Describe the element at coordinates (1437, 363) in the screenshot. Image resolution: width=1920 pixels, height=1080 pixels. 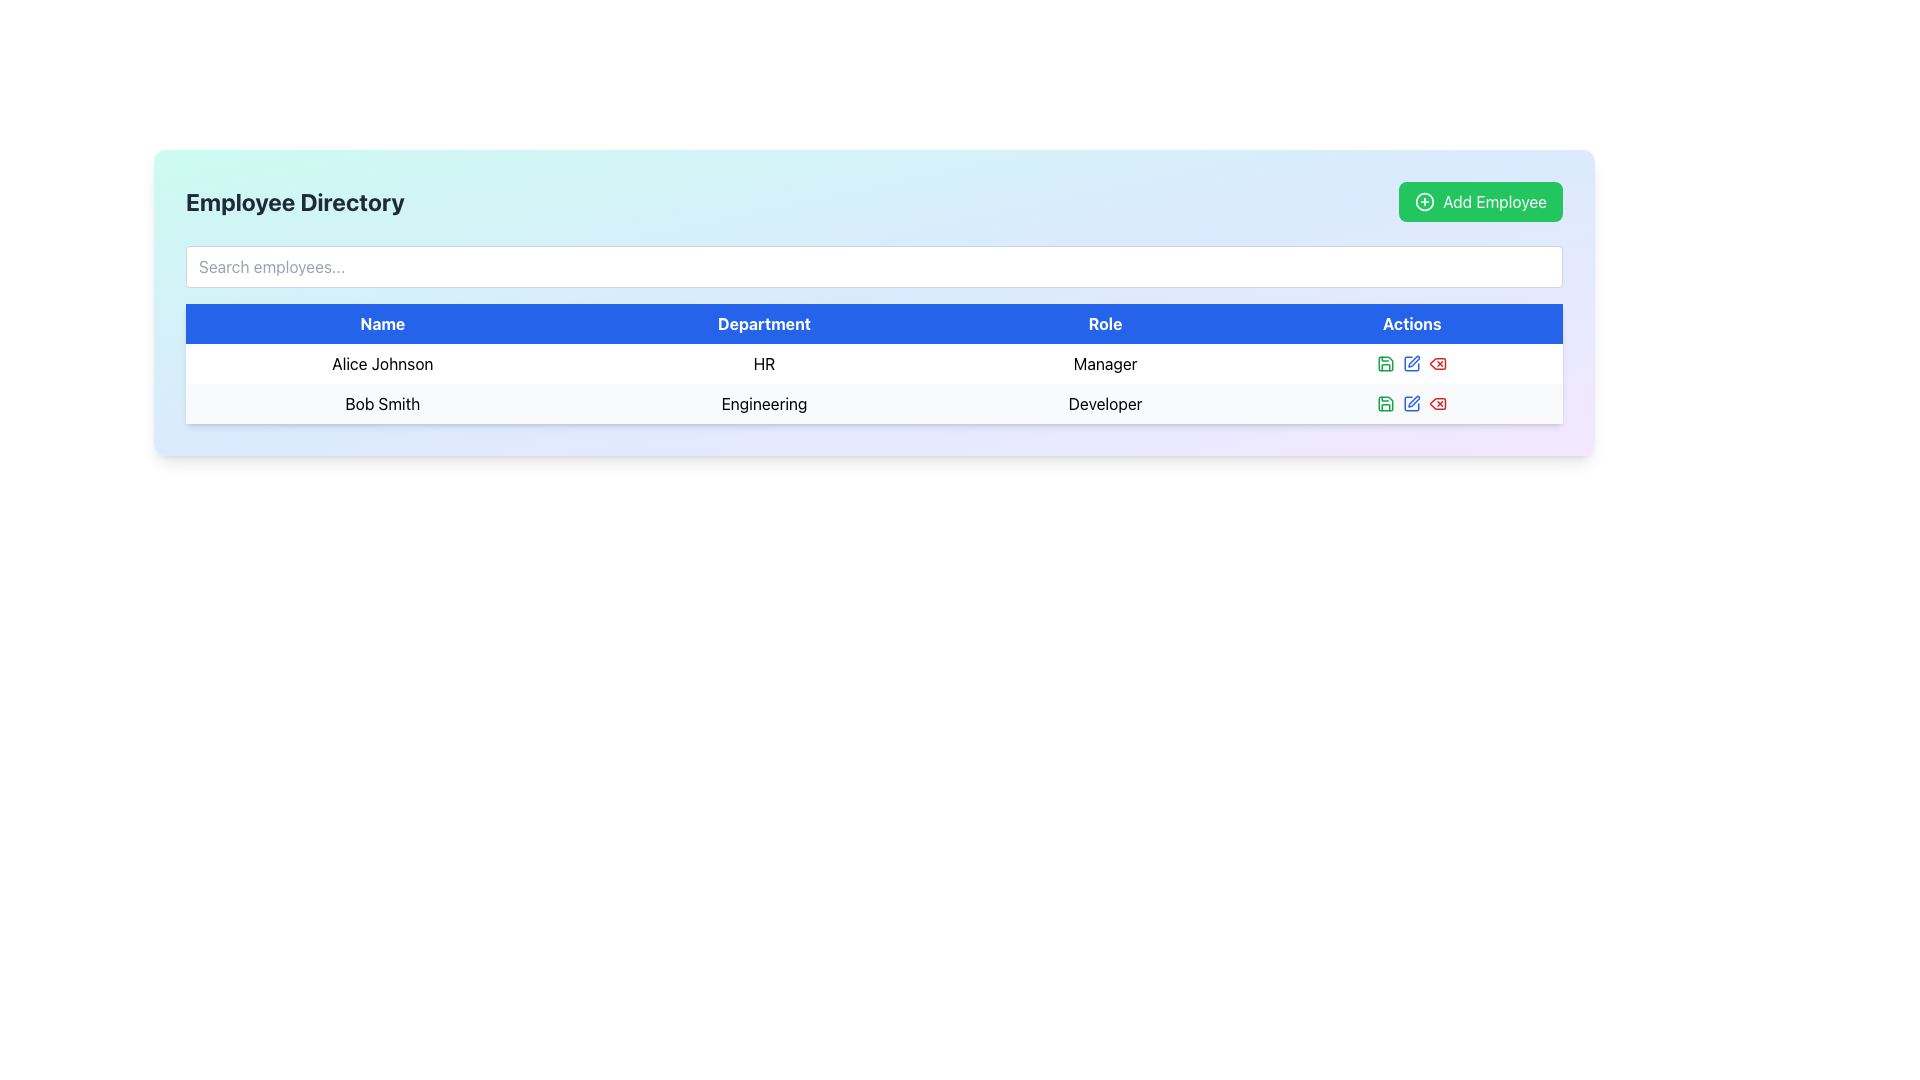
I see `the delete button represented by a trash can icon with a red cross overlay in the 'Actions' cell of the second table row for the entry related to 'Bob Smith'` at that location.